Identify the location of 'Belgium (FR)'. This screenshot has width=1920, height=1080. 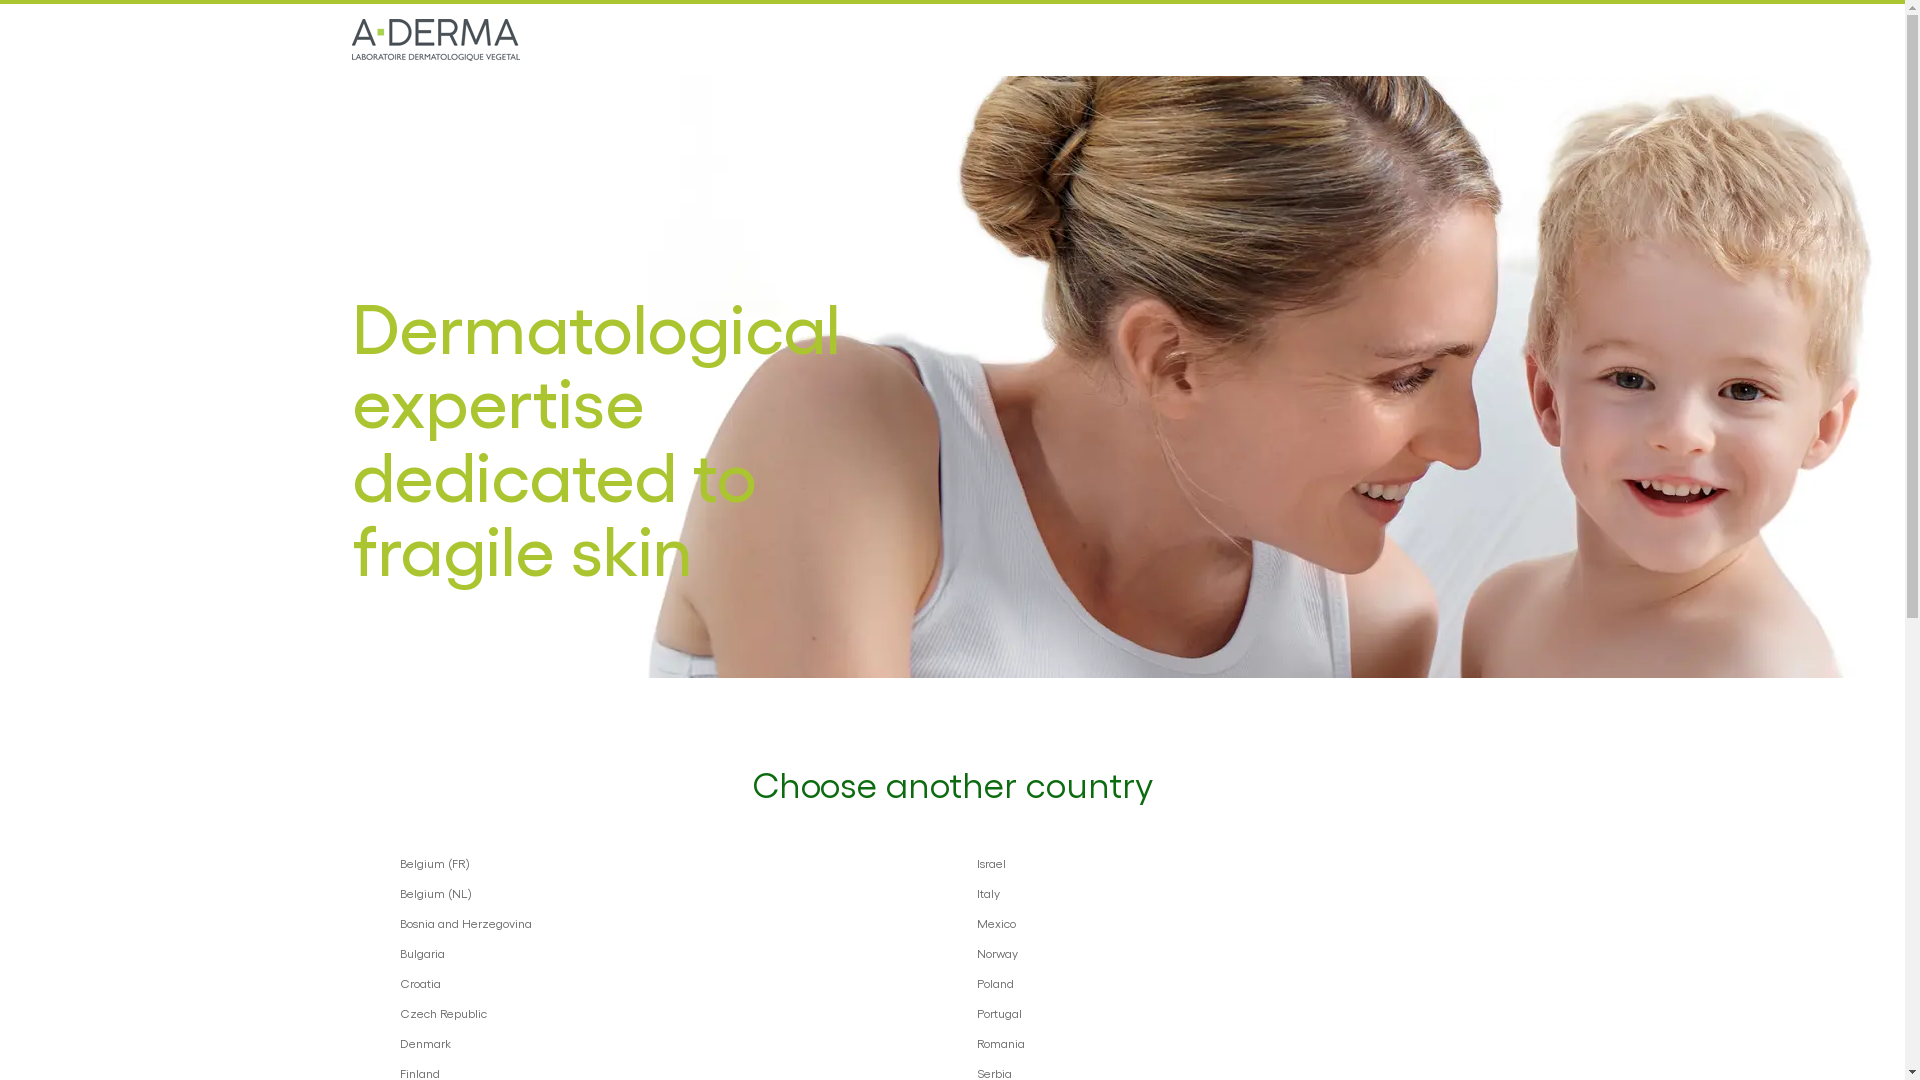
(664, 862).